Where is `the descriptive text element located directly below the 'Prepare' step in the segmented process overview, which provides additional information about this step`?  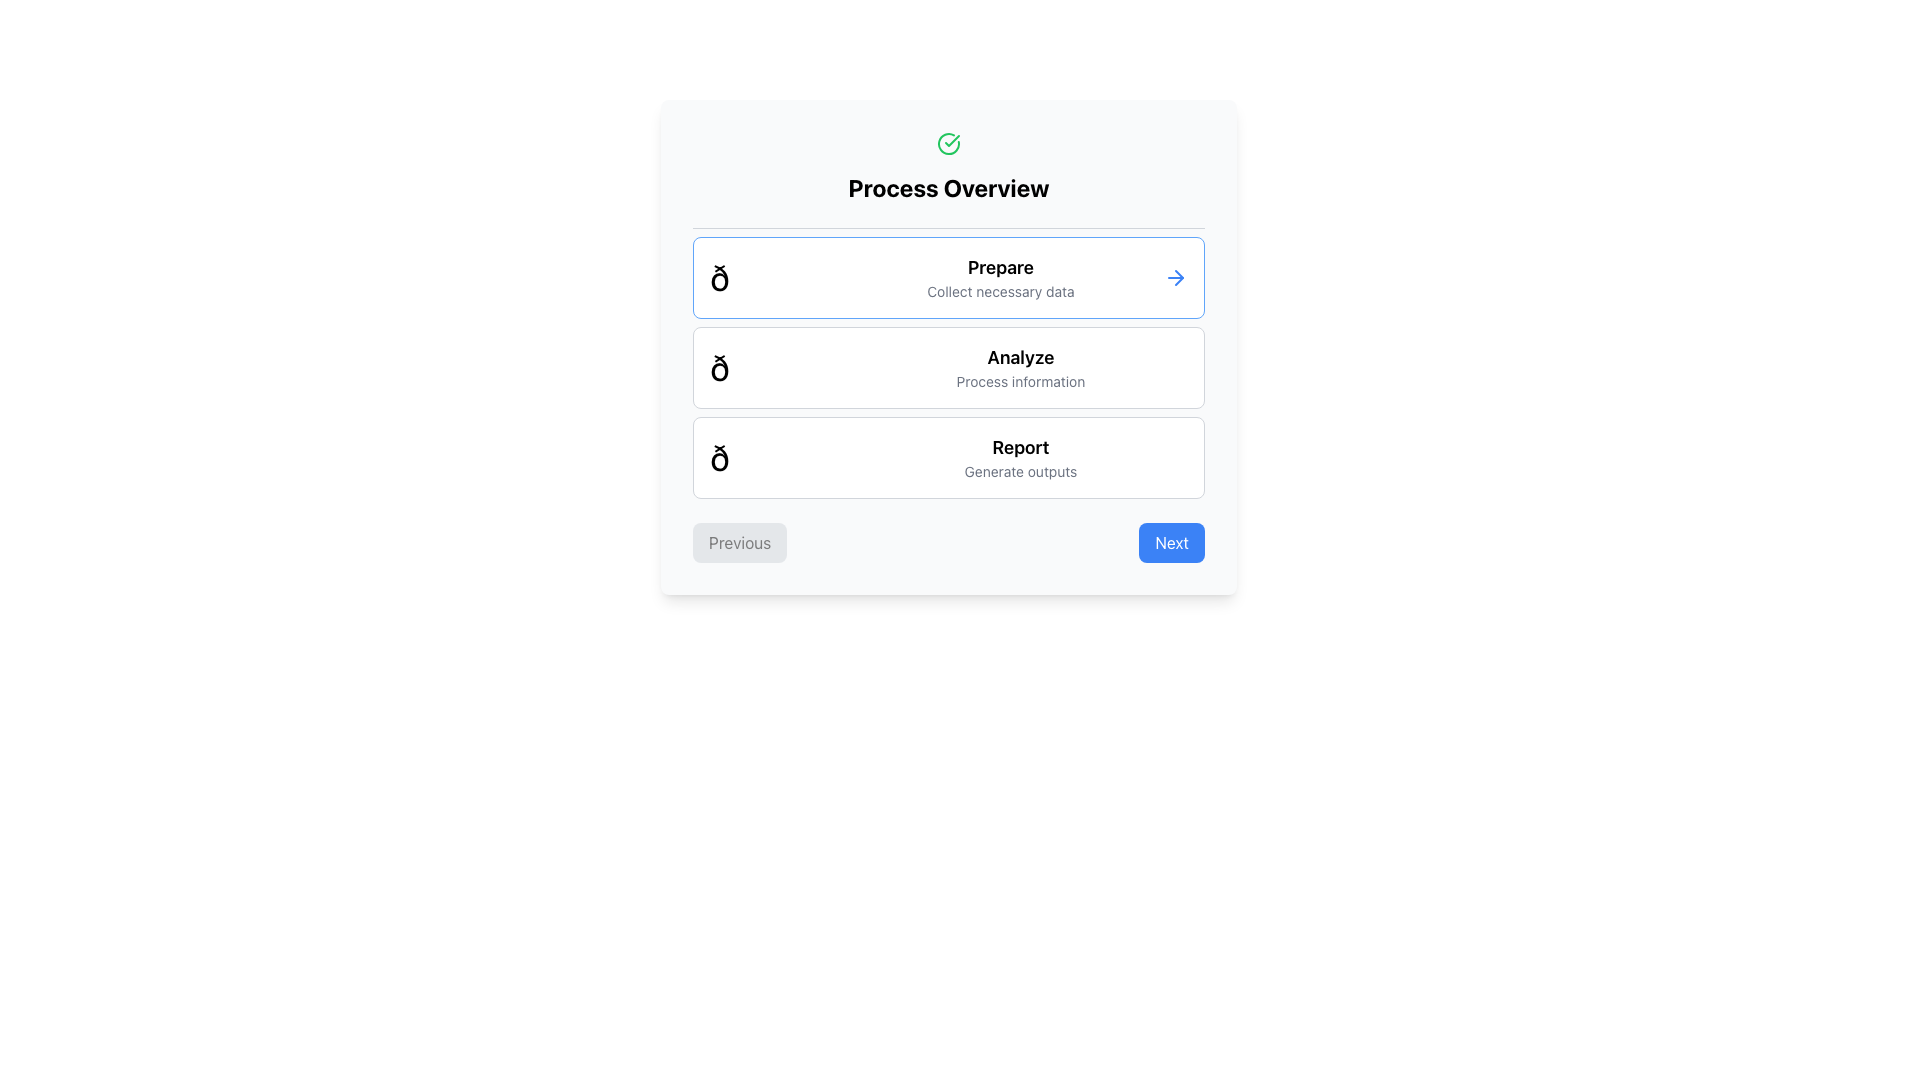
the descriptive text element located directly below the 'Prepare' step in the segmented process overview, which provides additional information about this step is located at coordinates (1000, 292).